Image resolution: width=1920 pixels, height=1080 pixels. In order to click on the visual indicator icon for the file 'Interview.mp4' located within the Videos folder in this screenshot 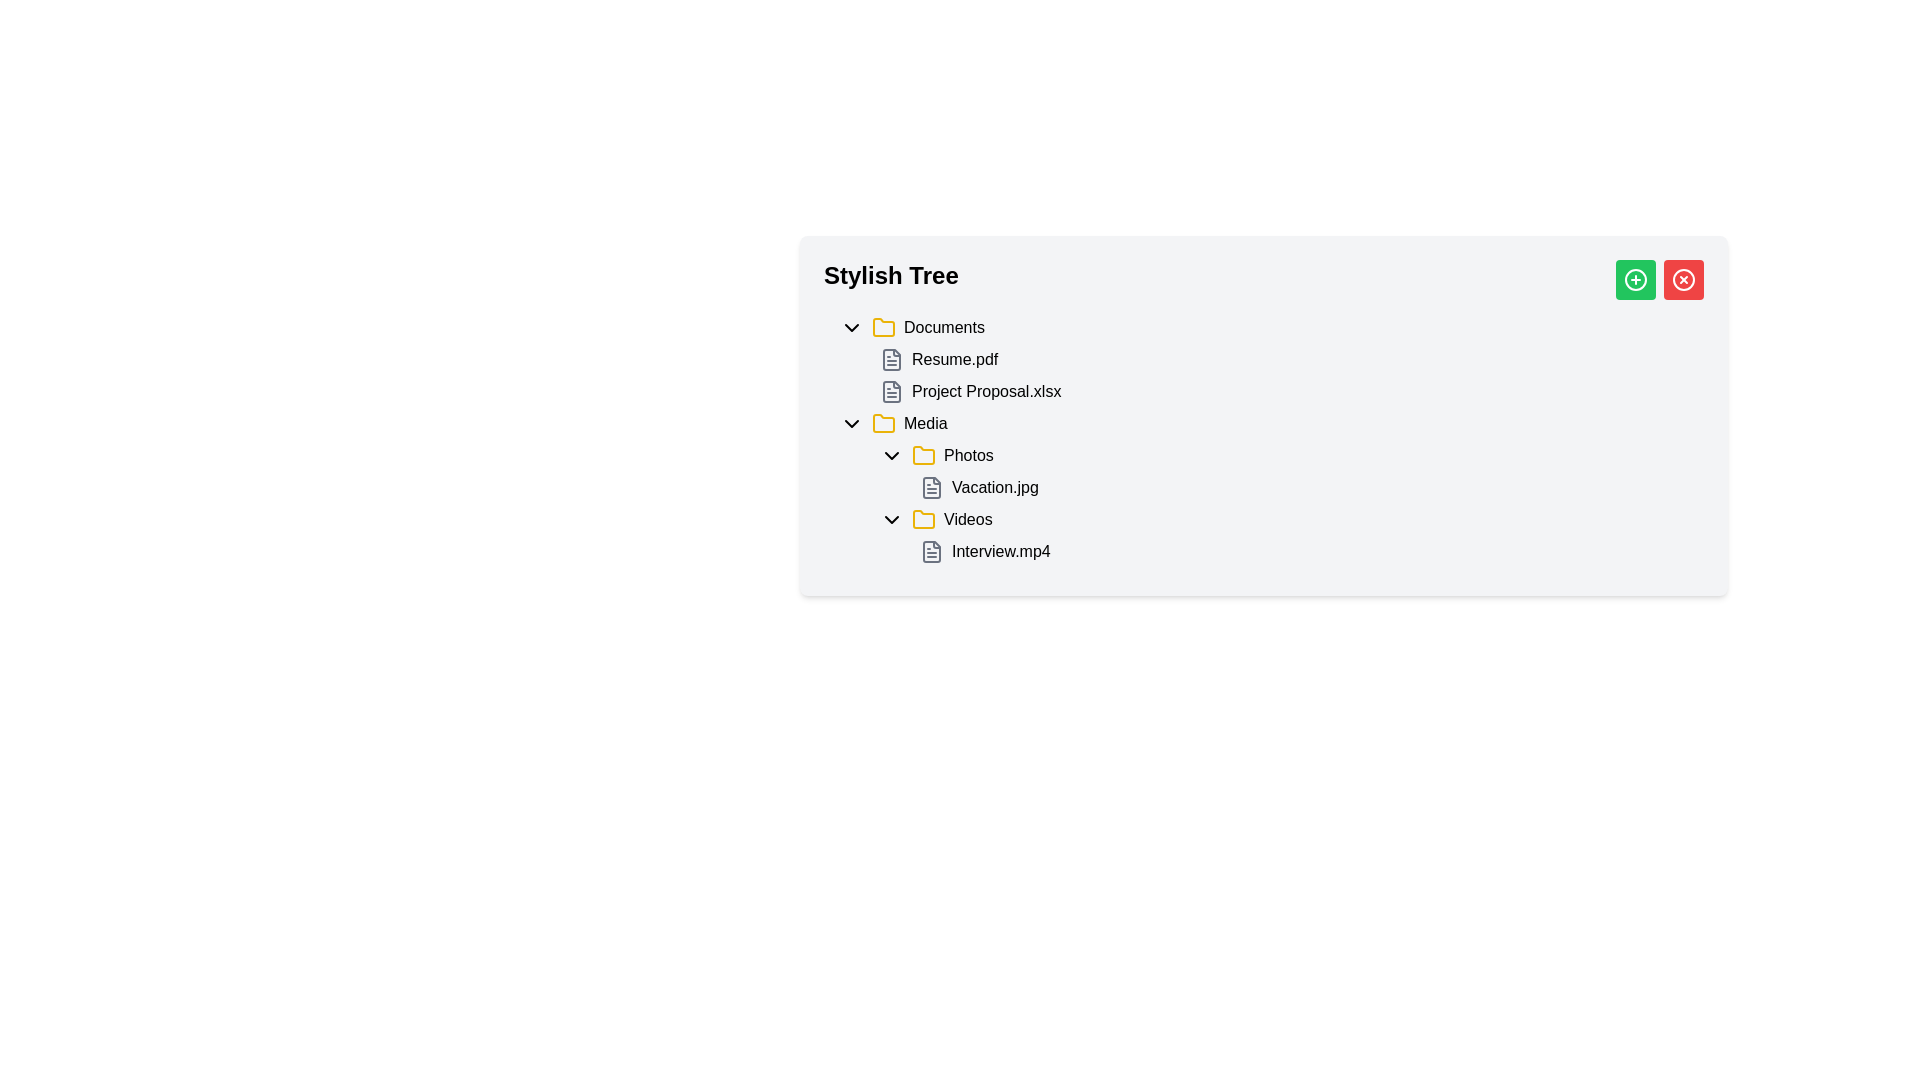, I will do `click(930, 551)`.